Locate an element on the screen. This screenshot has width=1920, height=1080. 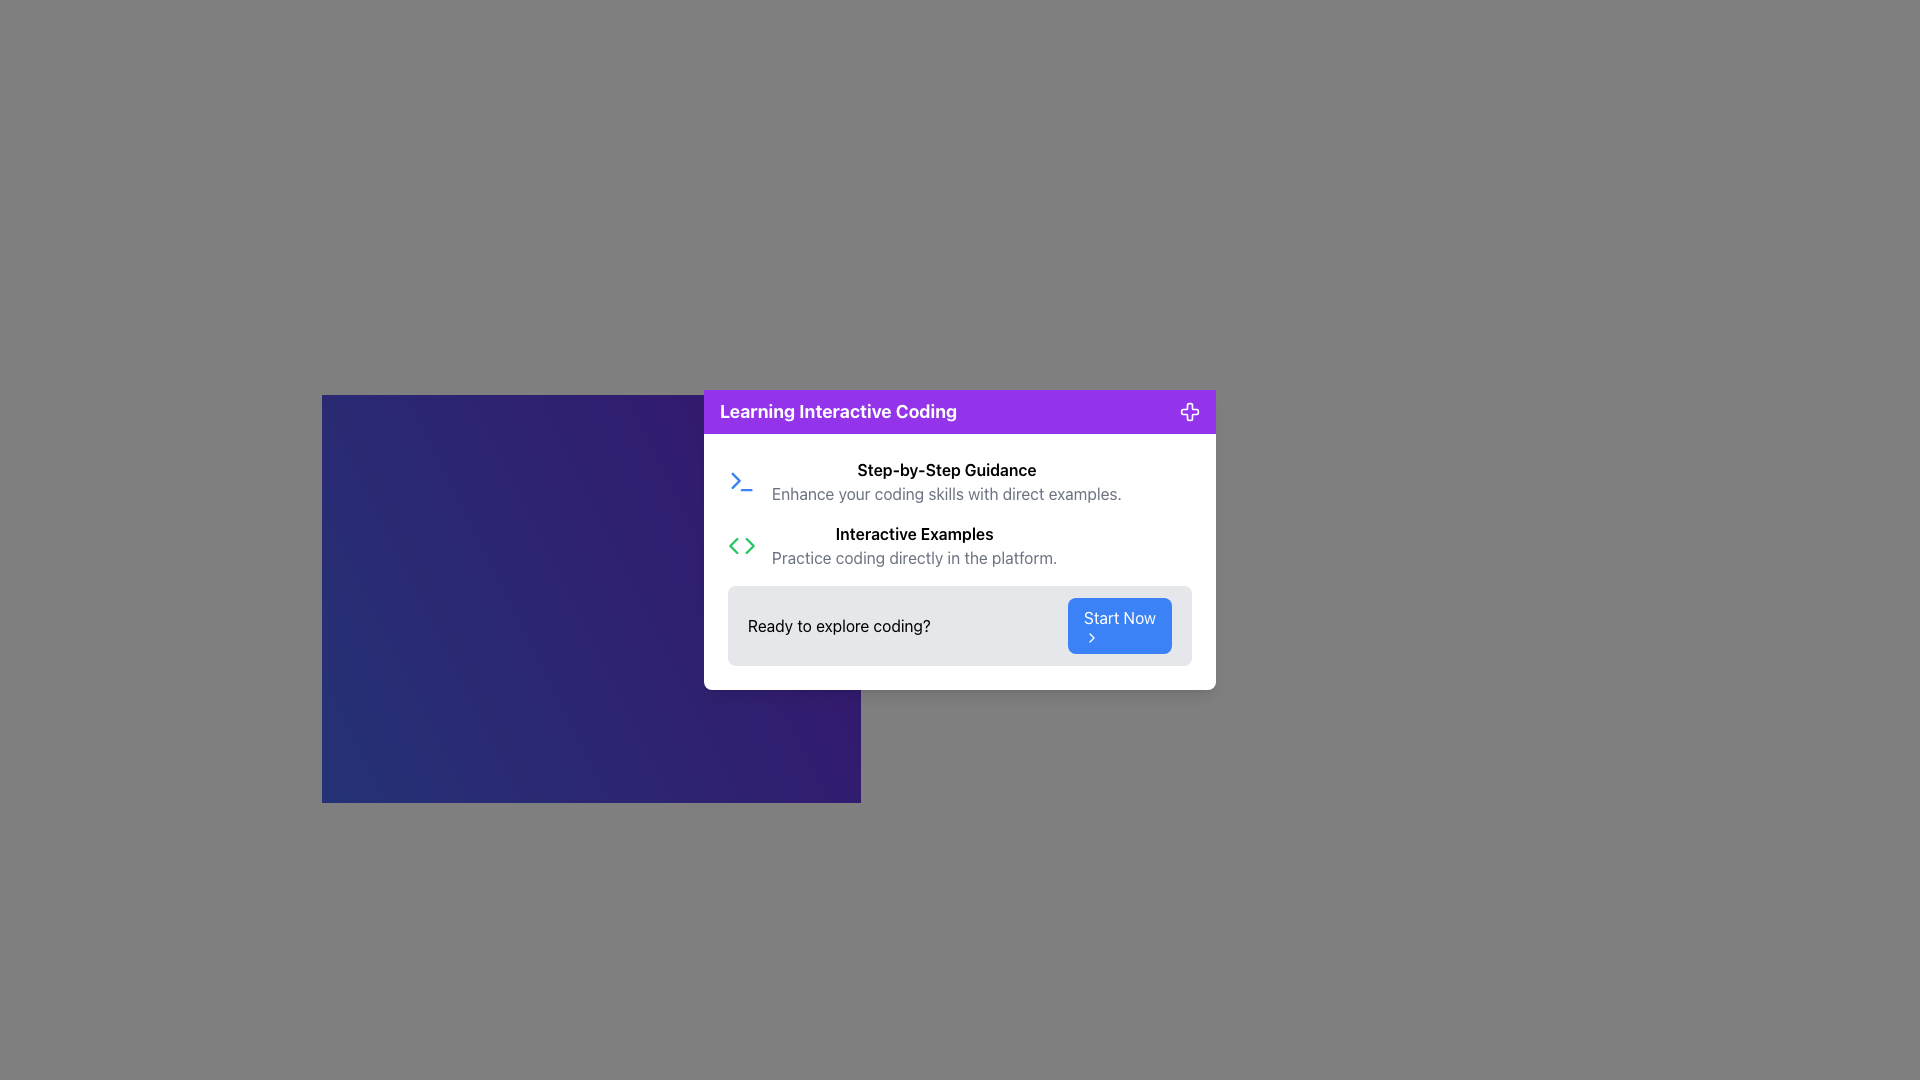
the blue command prompt icon located to the left of the 'Step-by-Step Guidance' text is located at coordinates (741, 482).